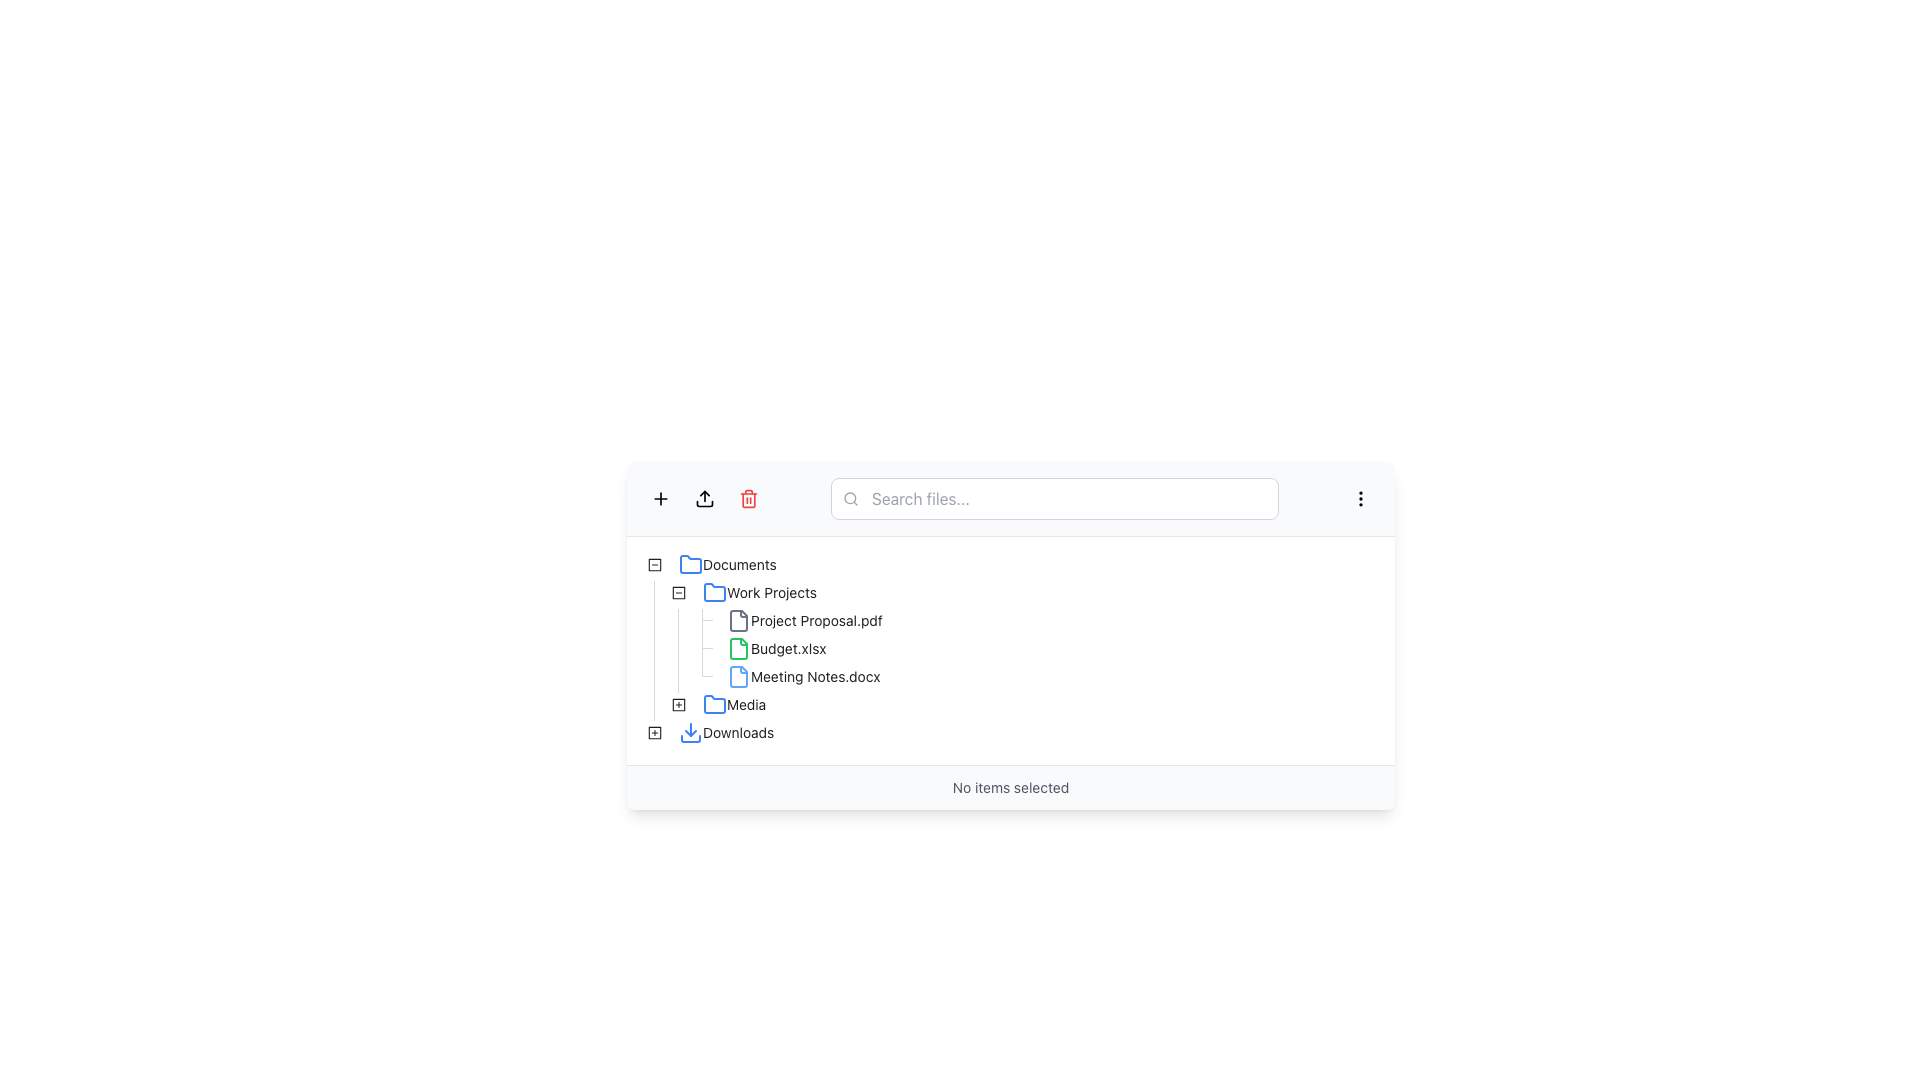 The image size is (1920, 1080). I want to click on the vertical ellipsis icon located in the top-right portion of the user interface, which is part of a hovering rectangular button, so click(1360, 497).